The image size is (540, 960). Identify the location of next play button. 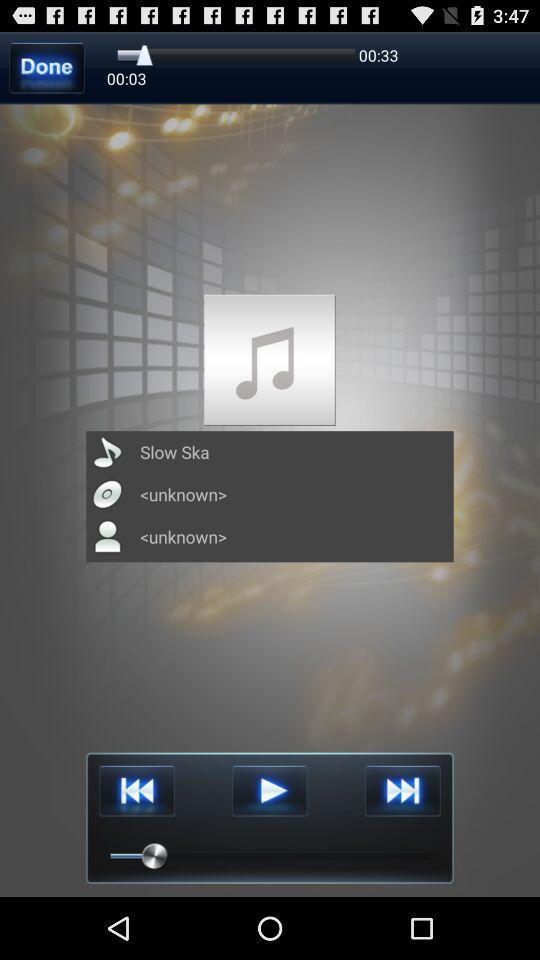
(402, 791).